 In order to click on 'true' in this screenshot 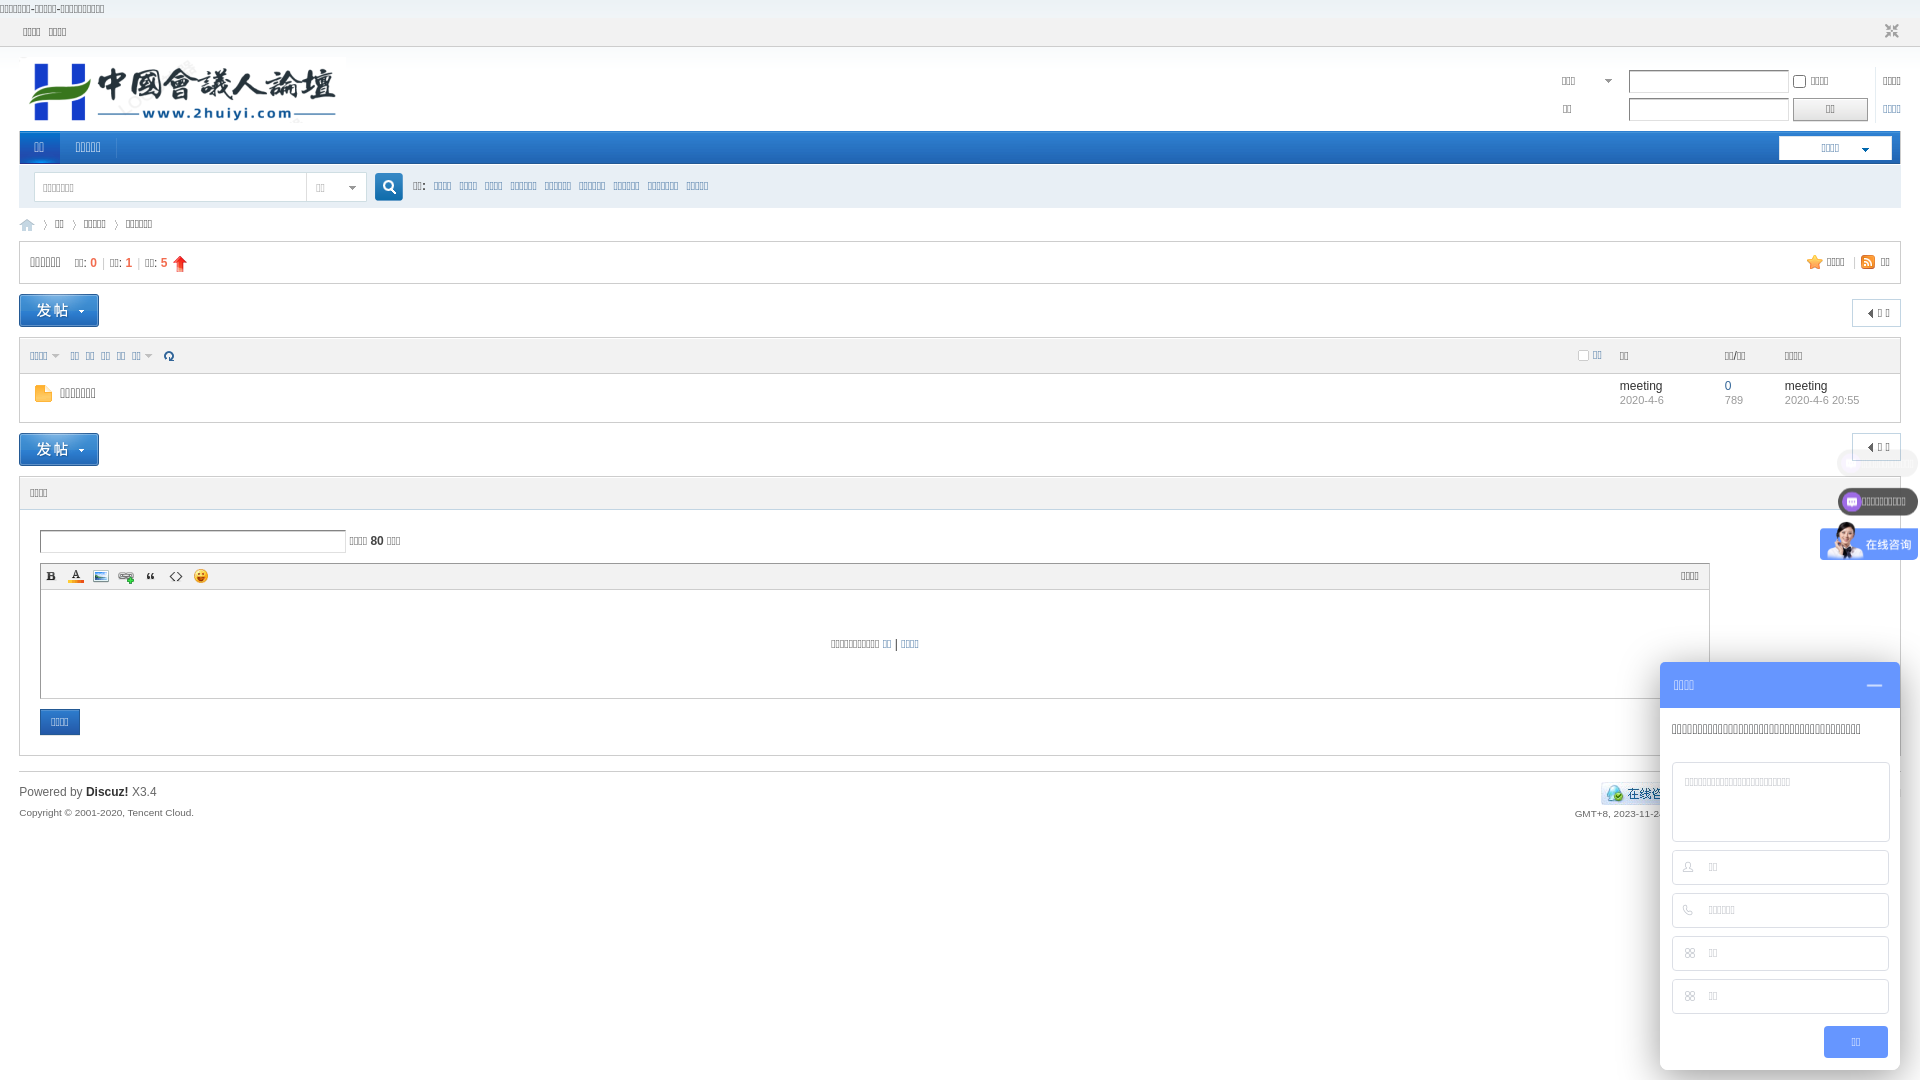, I will do `click(381, 187)`.